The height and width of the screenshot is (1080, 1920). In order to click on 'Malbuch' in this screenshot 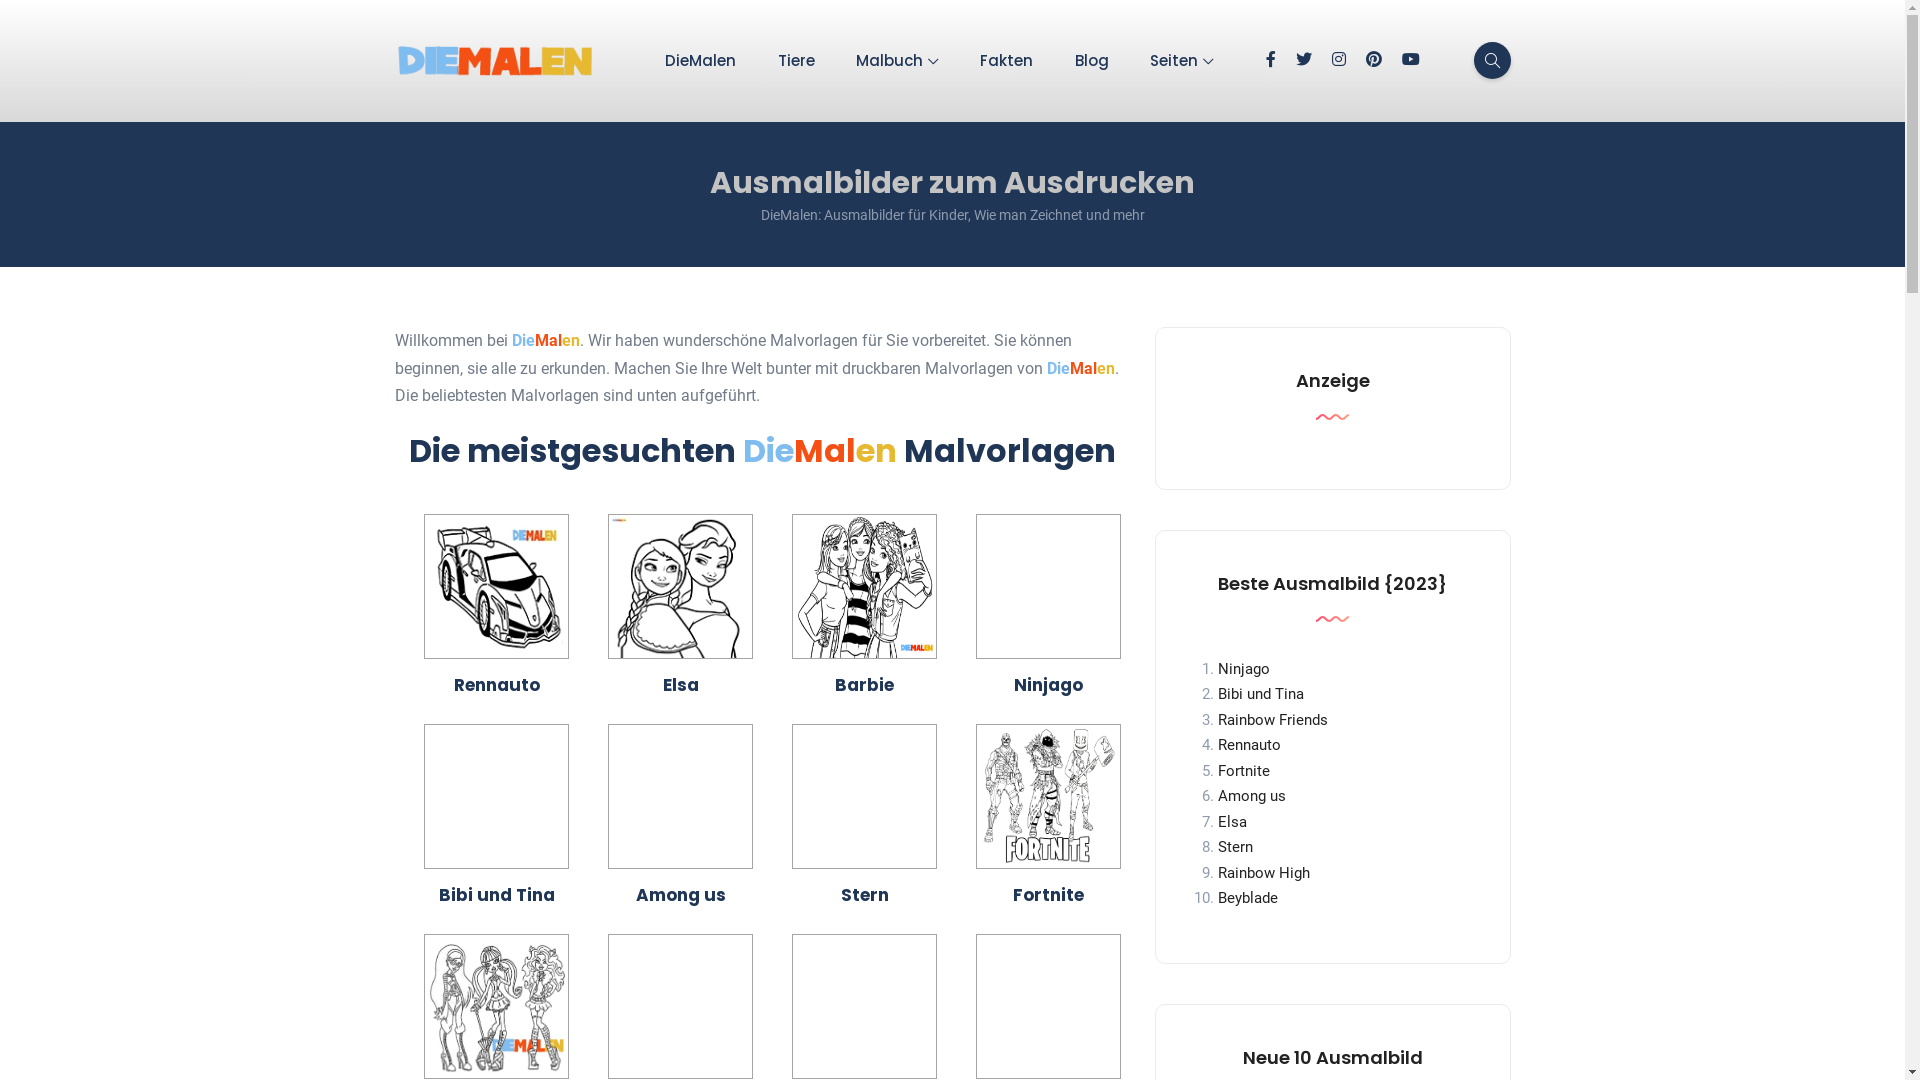, I will do `click(896, 60)`.